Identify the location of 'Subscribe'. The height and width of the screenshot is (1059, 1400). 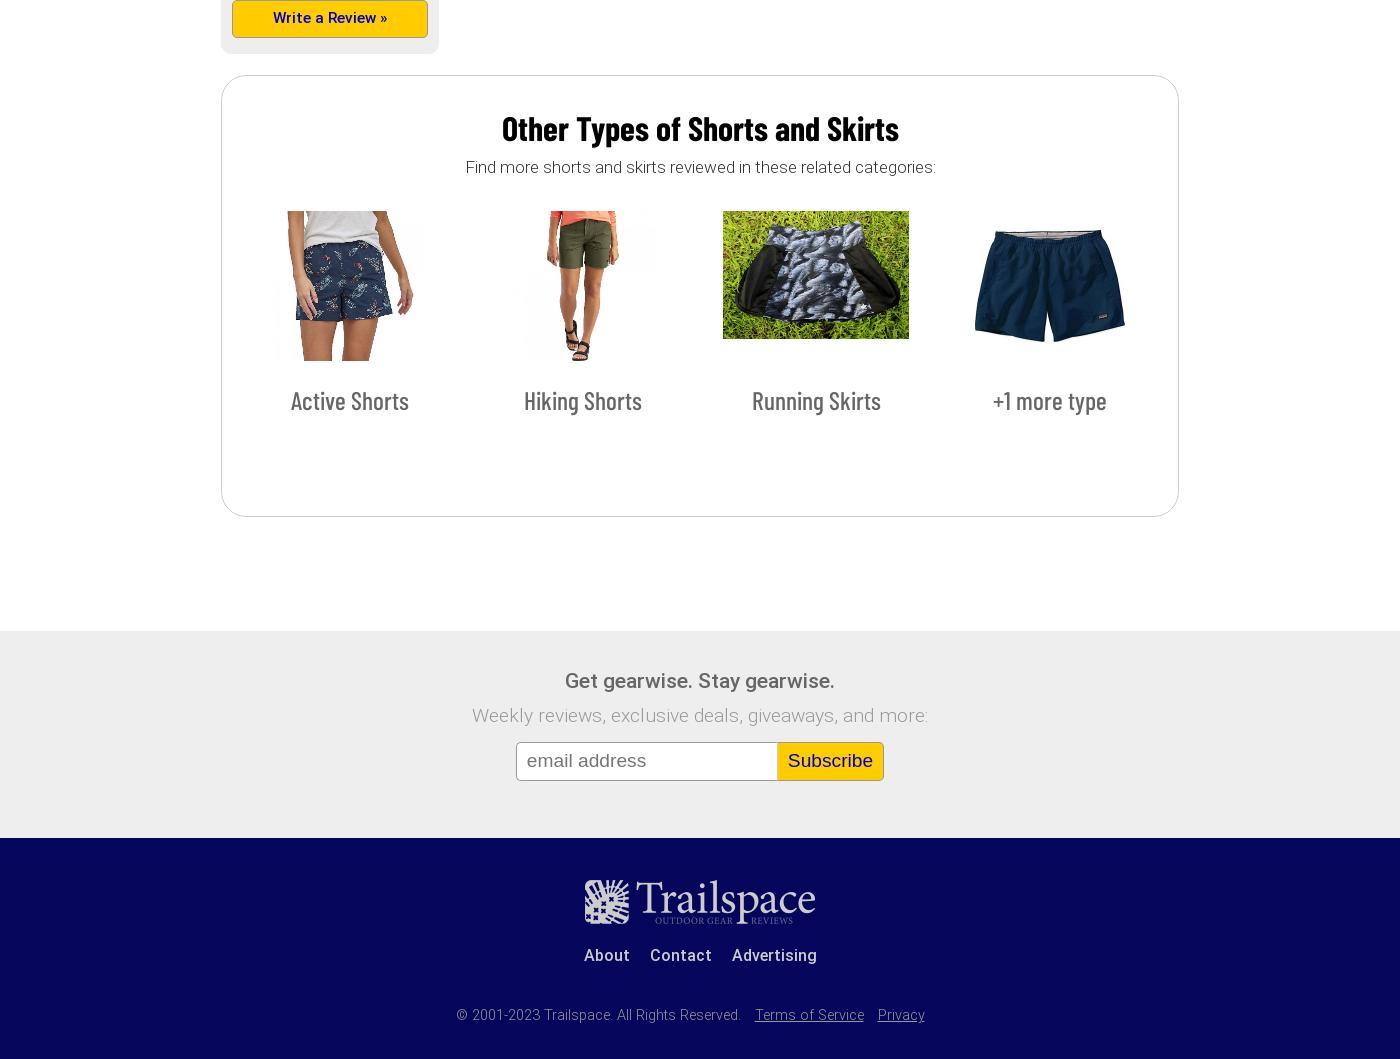
(830, 759).